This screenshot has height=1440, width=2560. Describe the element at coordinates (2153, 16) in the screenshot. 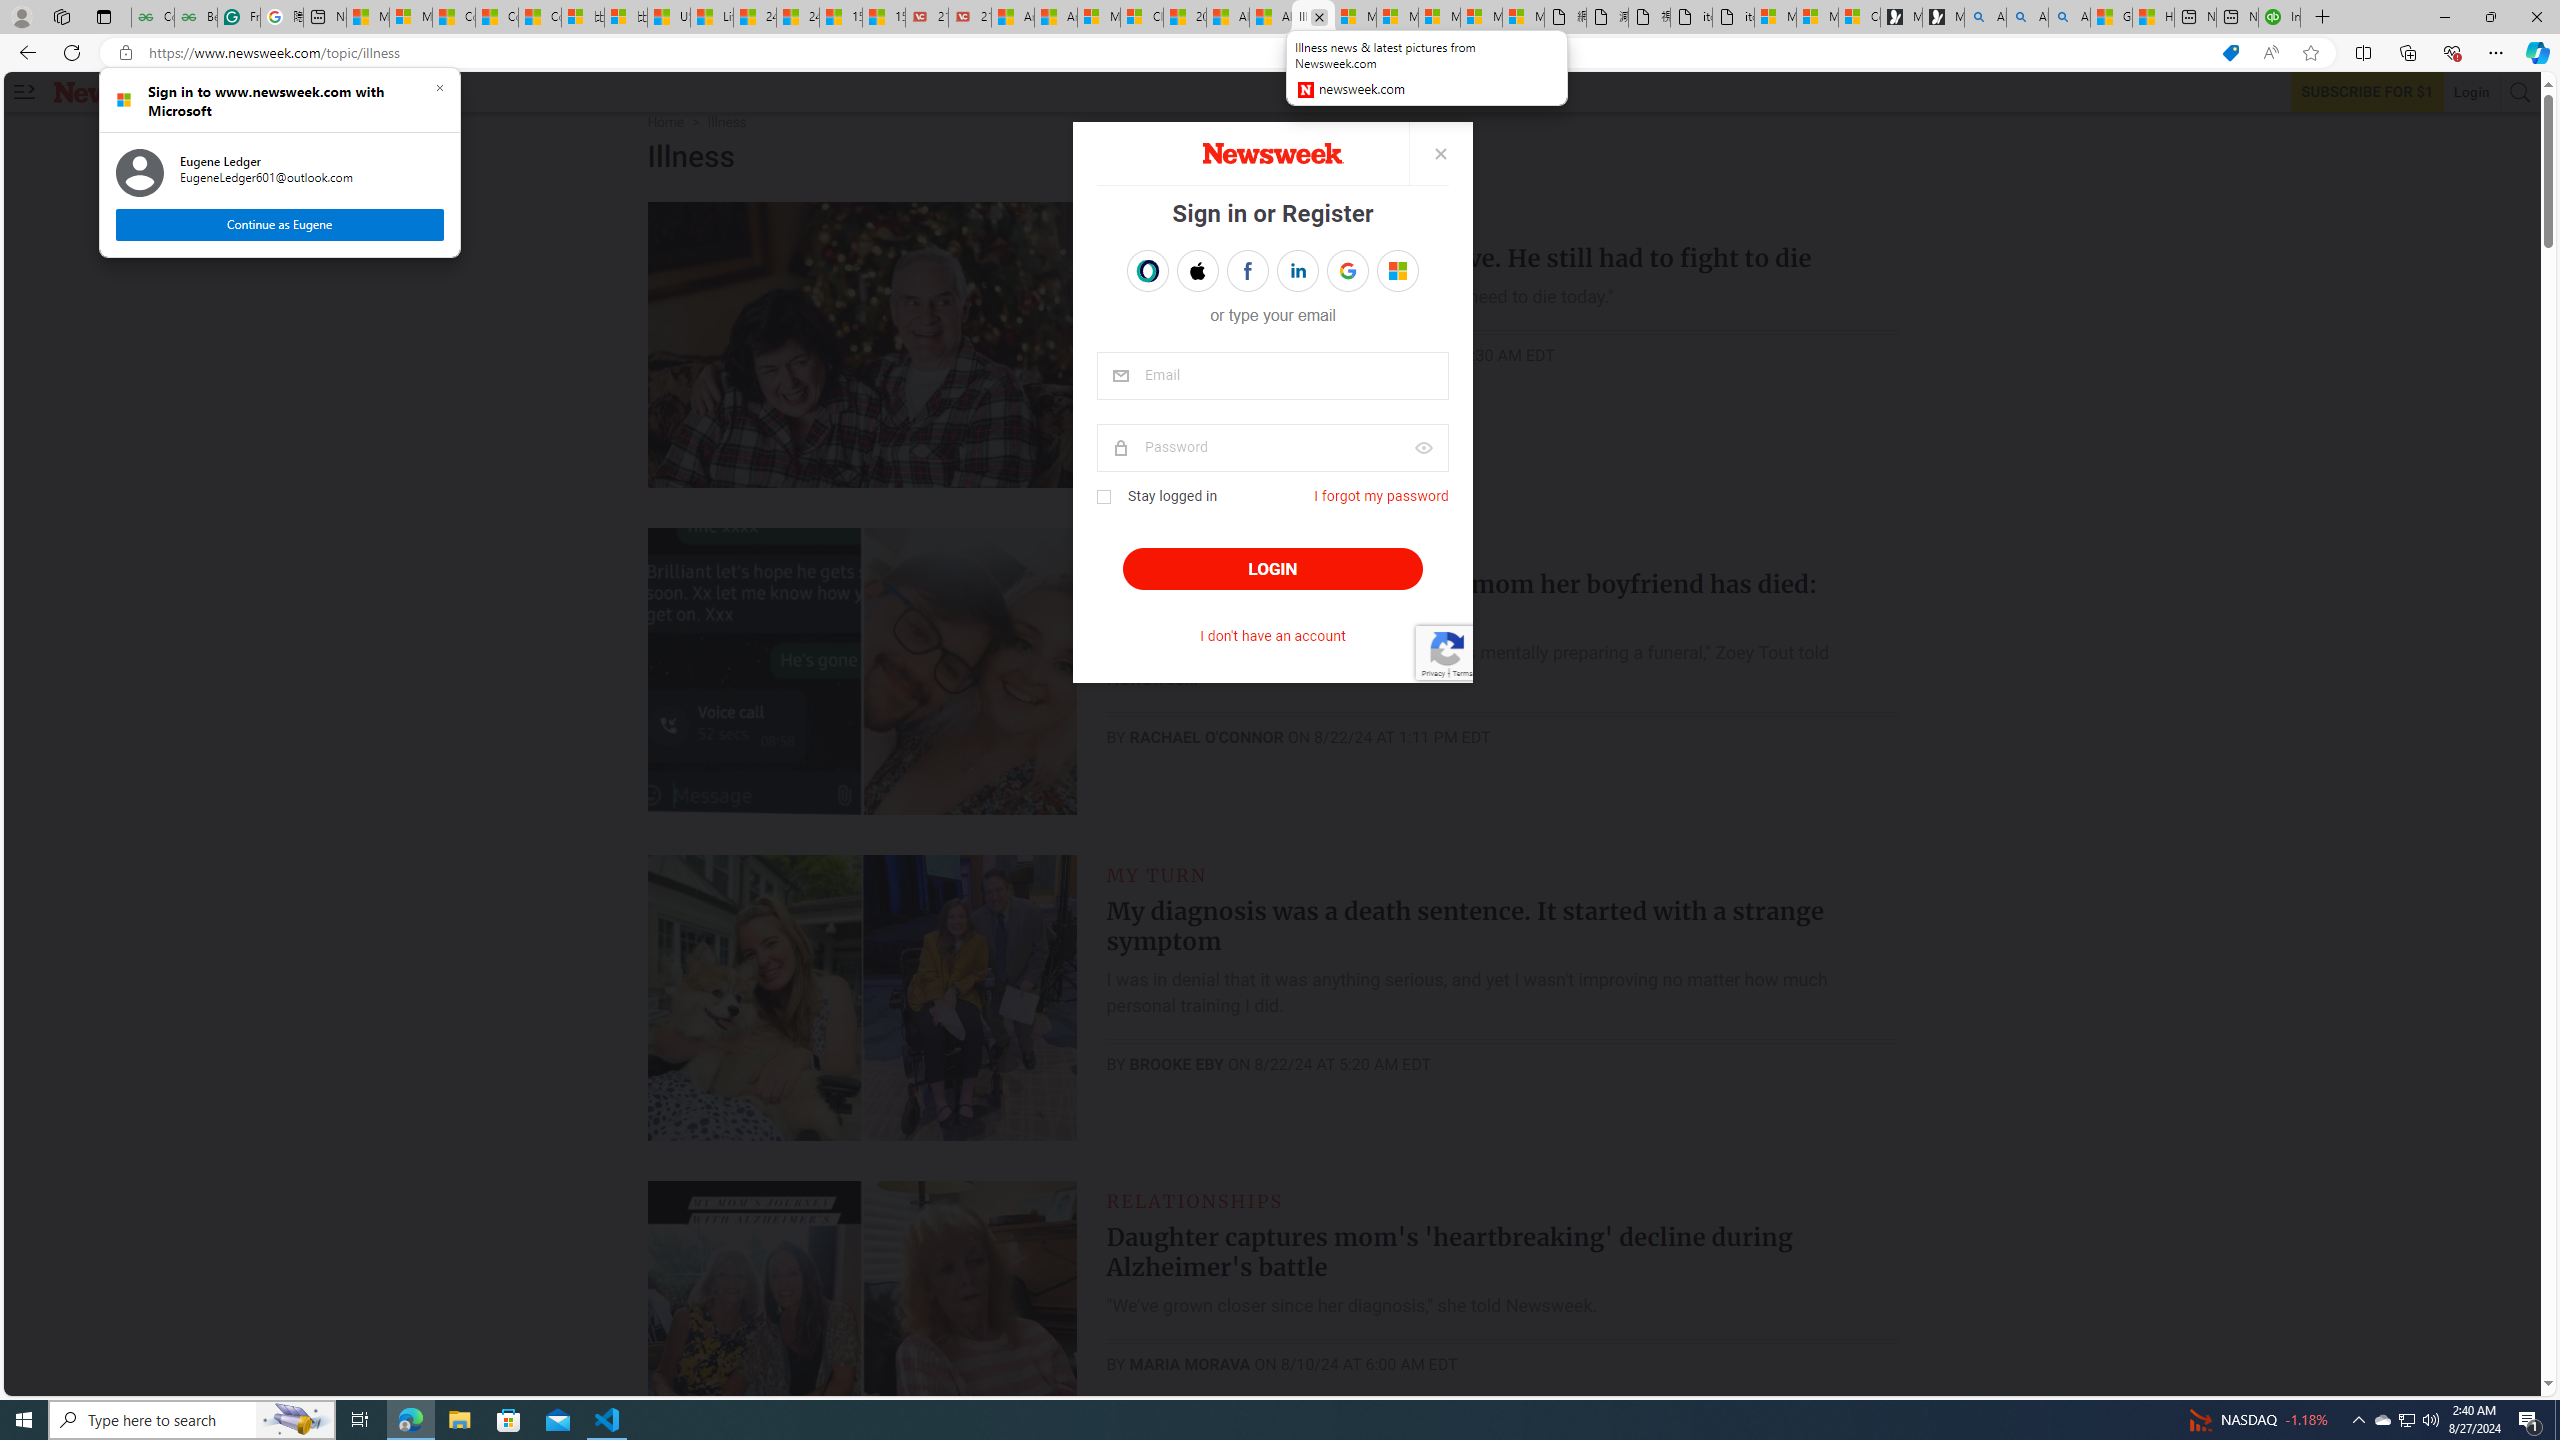

I see `'How to Use a TV as a Computer Monitor'` at that location.